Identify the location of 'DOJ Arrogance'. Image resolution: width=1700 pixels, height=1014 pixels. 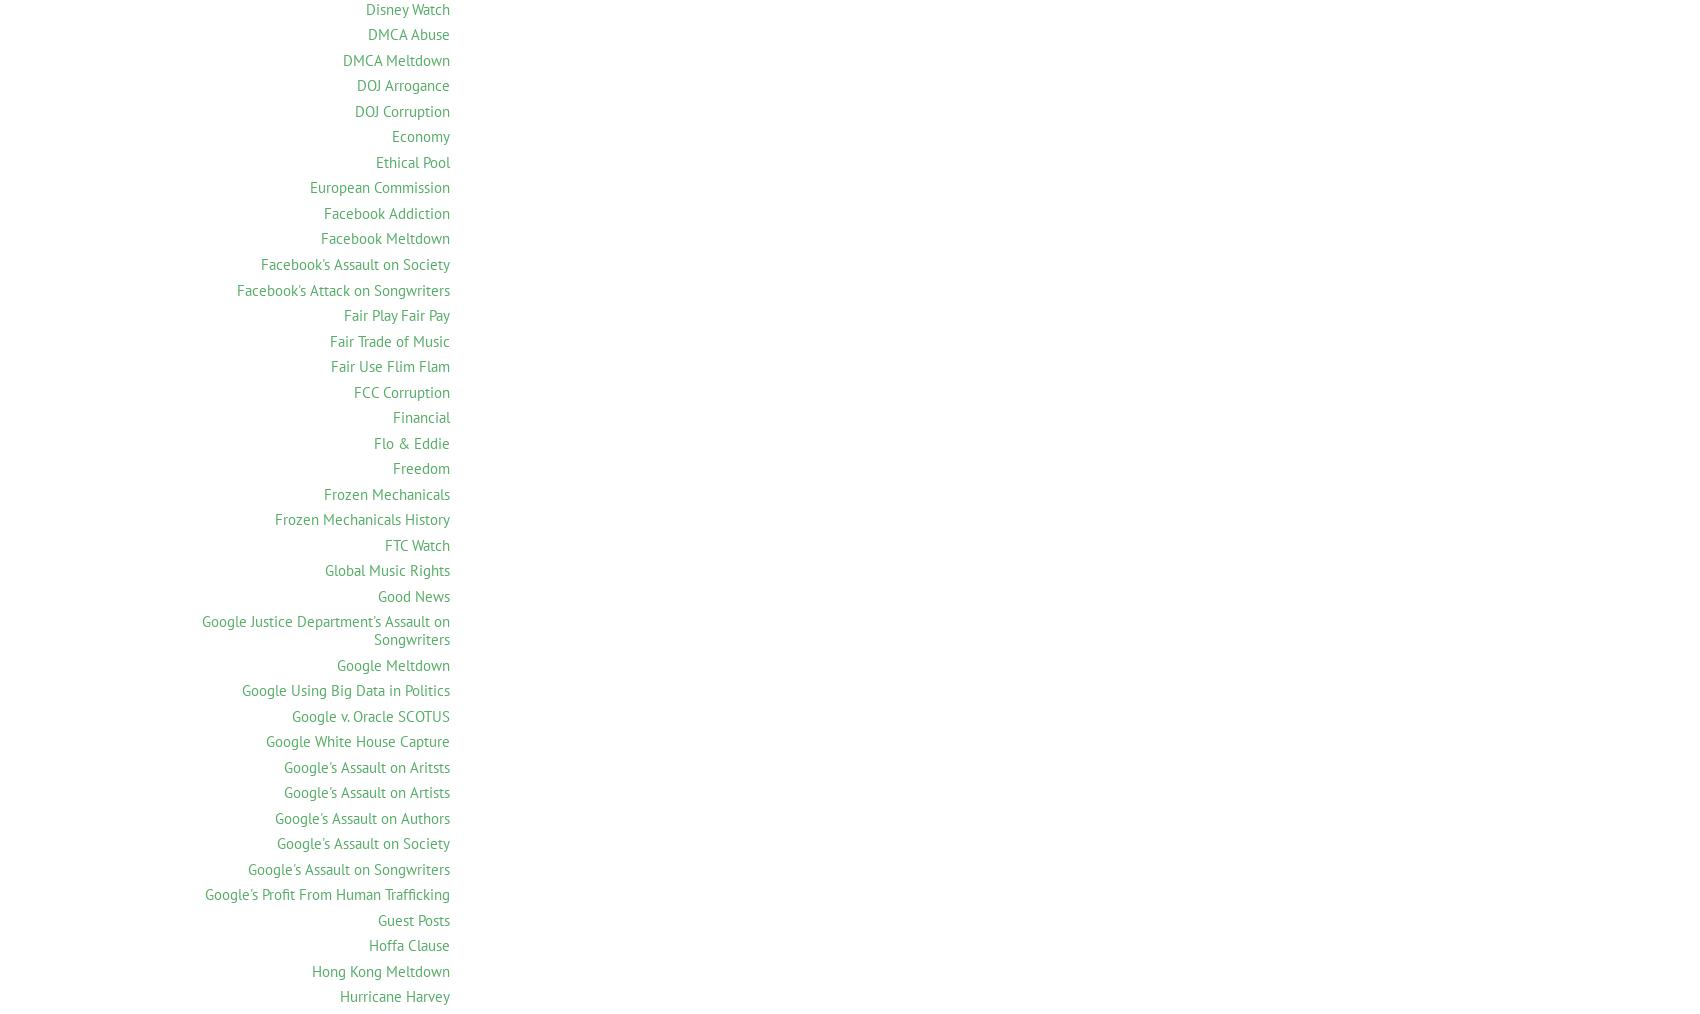
(402, 84).